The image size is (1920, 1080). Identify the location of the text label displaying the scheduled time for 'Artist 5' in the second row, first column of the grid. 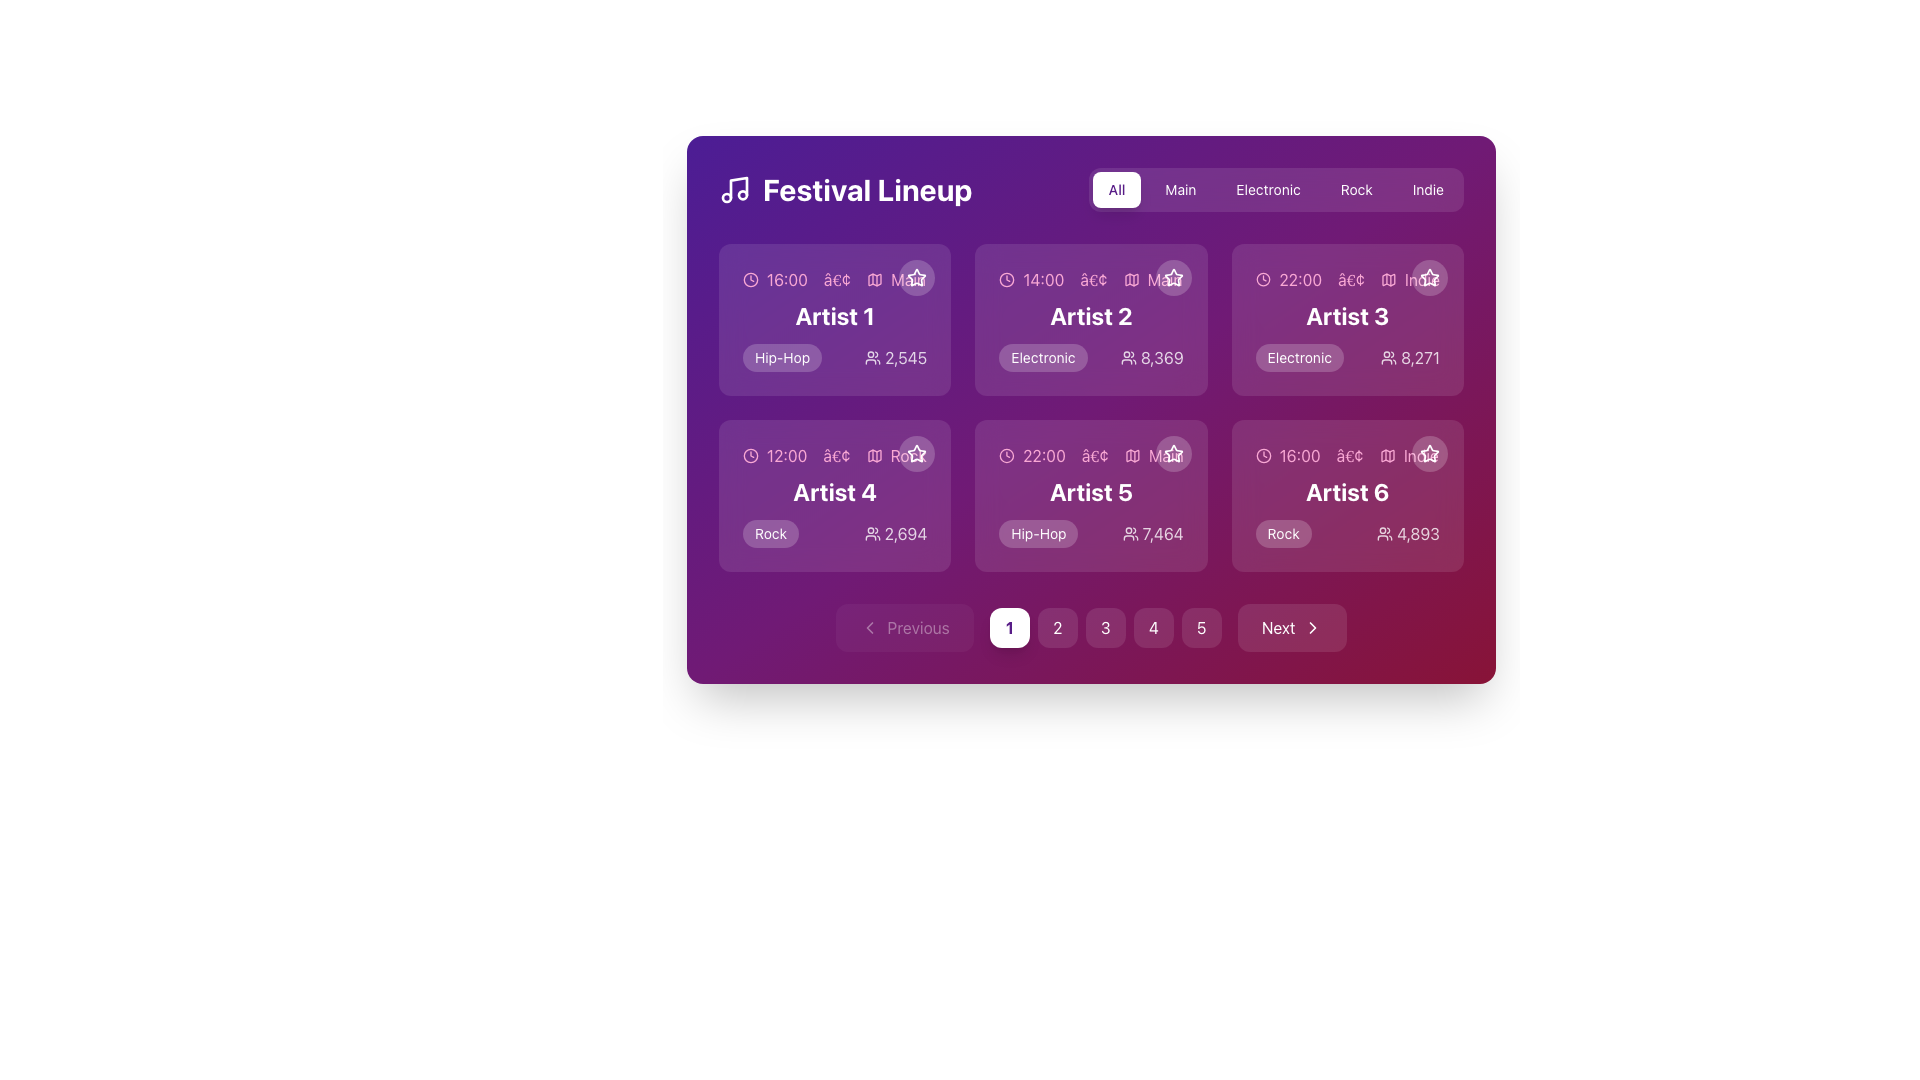
(1043, 455).